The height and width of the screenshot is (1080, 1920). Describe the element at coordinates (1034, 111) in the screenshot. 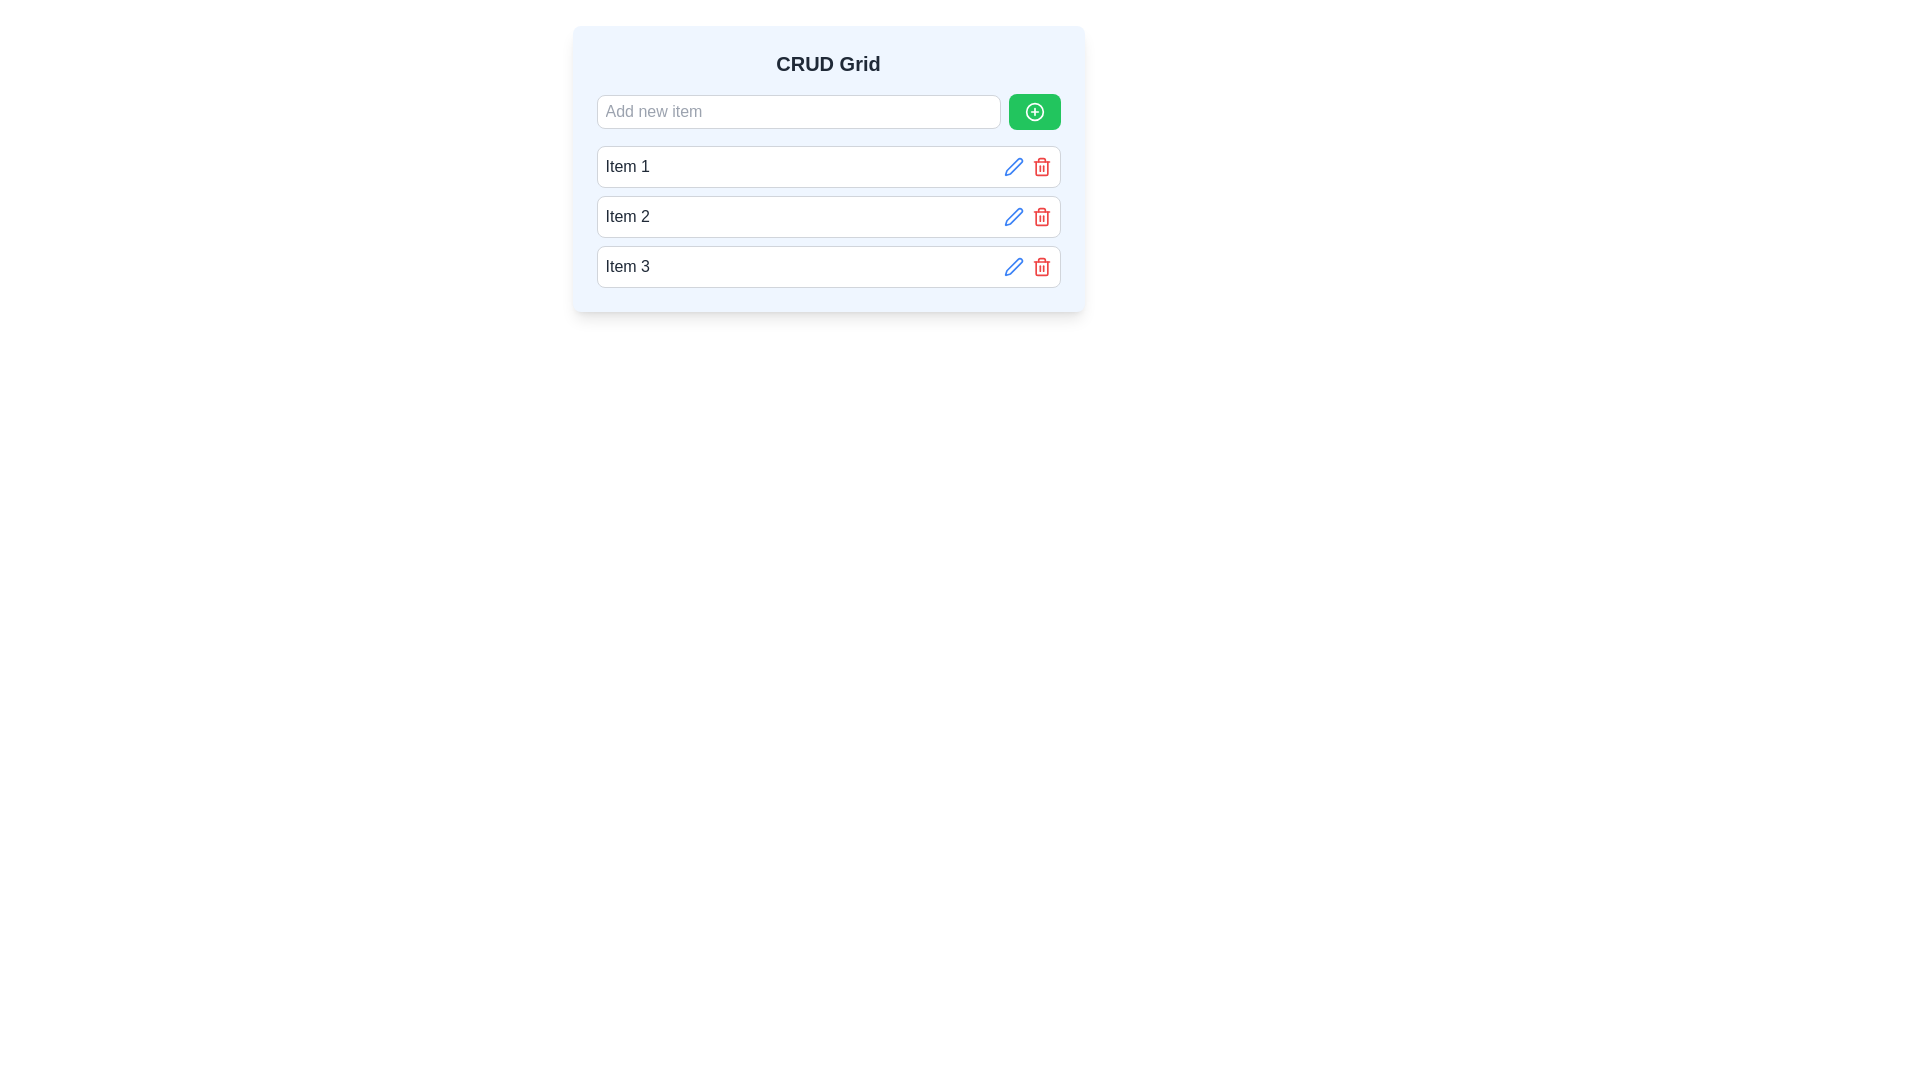

I see `the SVG circle graphic element located at the top-right section of the CRUD Grid interface, which has a radius of 10 and is styled with a thin border` at that location.